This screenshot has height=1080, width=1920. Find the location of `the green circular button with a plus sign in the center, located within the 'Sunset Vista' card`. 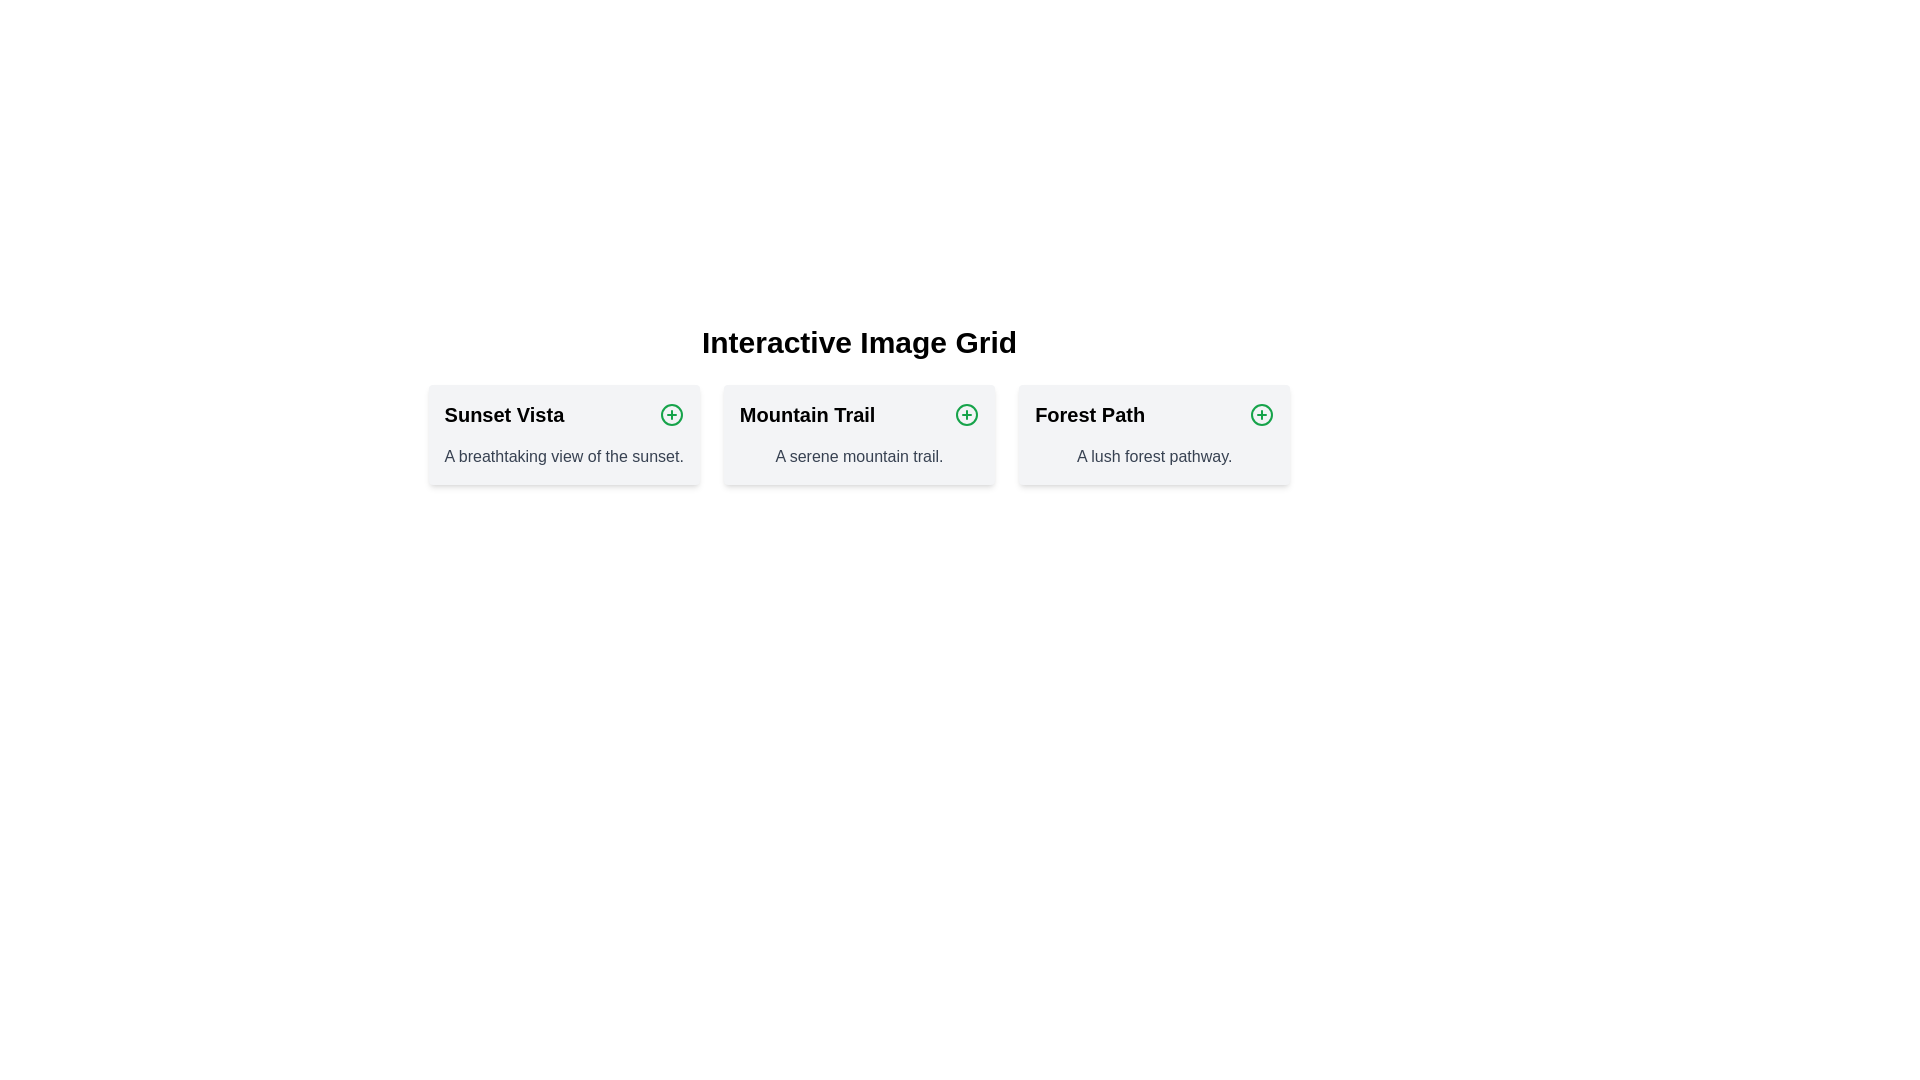

the green circular button with a plus sign in the center, located within the 'Sunset Vista' card is located at coordinates (671, 414).